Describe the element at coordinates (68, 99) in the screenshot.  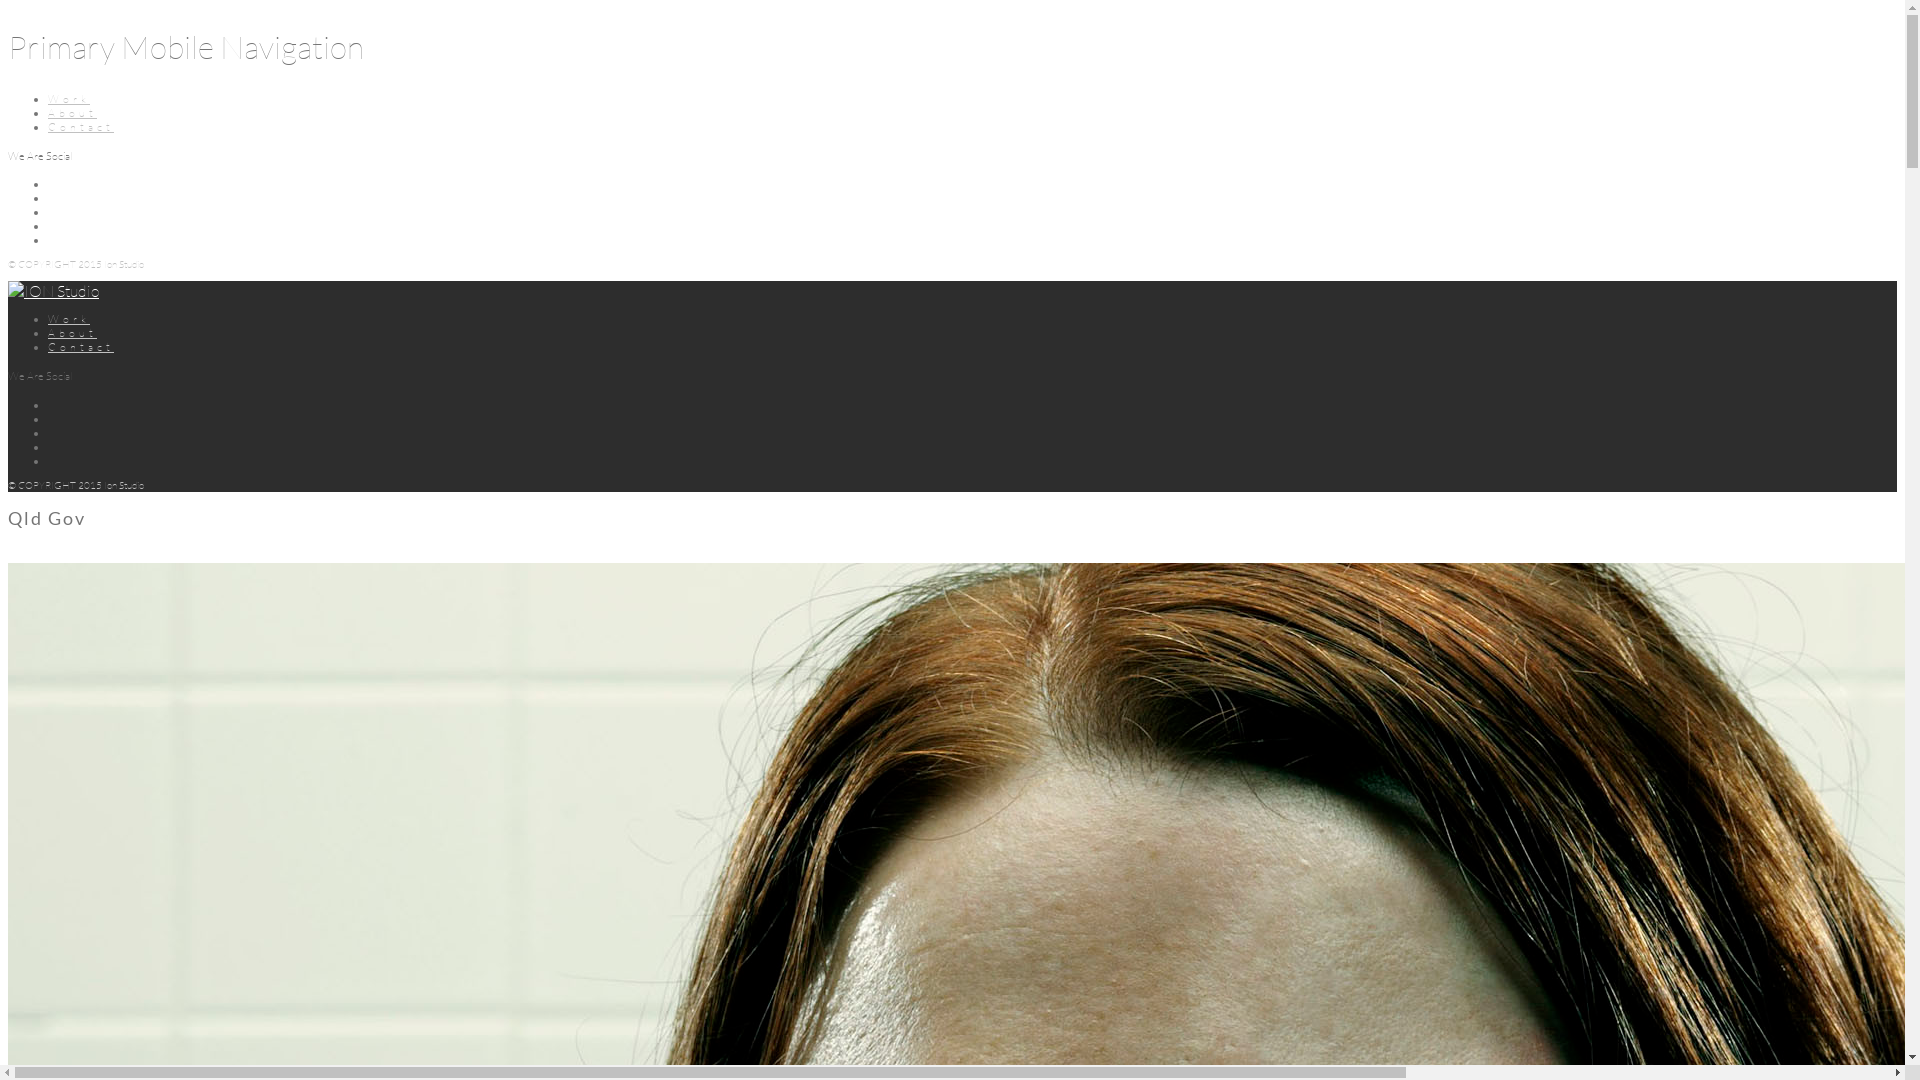
I see `'Work'` at that location.